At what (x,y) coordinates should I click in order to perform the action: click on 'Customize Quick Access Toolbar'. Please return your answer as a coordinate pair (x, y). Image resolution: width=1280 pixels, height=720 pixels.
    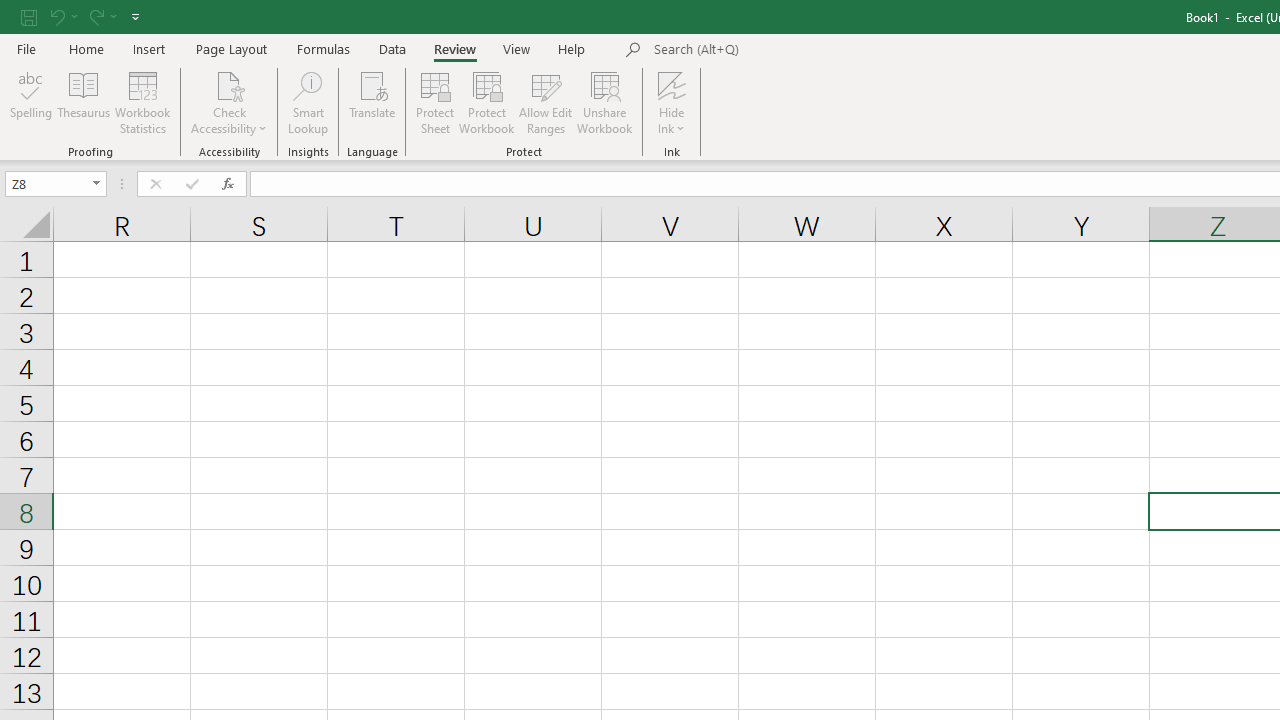
    Looking at the image, I should click on (134, 16).